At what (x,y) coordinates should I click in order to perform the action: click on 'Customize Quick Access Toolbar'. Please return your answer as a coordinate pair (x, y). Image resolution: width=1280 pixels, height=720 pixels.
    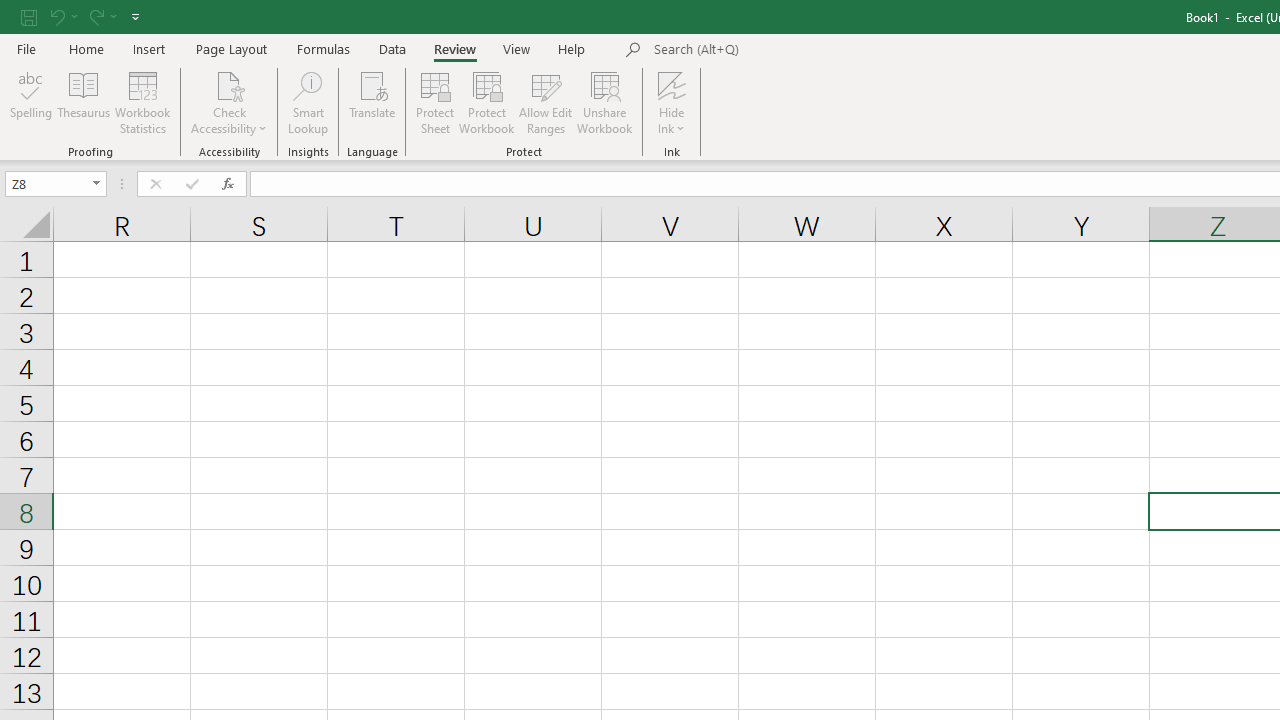
    Looking at the image, I should click on (134, 16).